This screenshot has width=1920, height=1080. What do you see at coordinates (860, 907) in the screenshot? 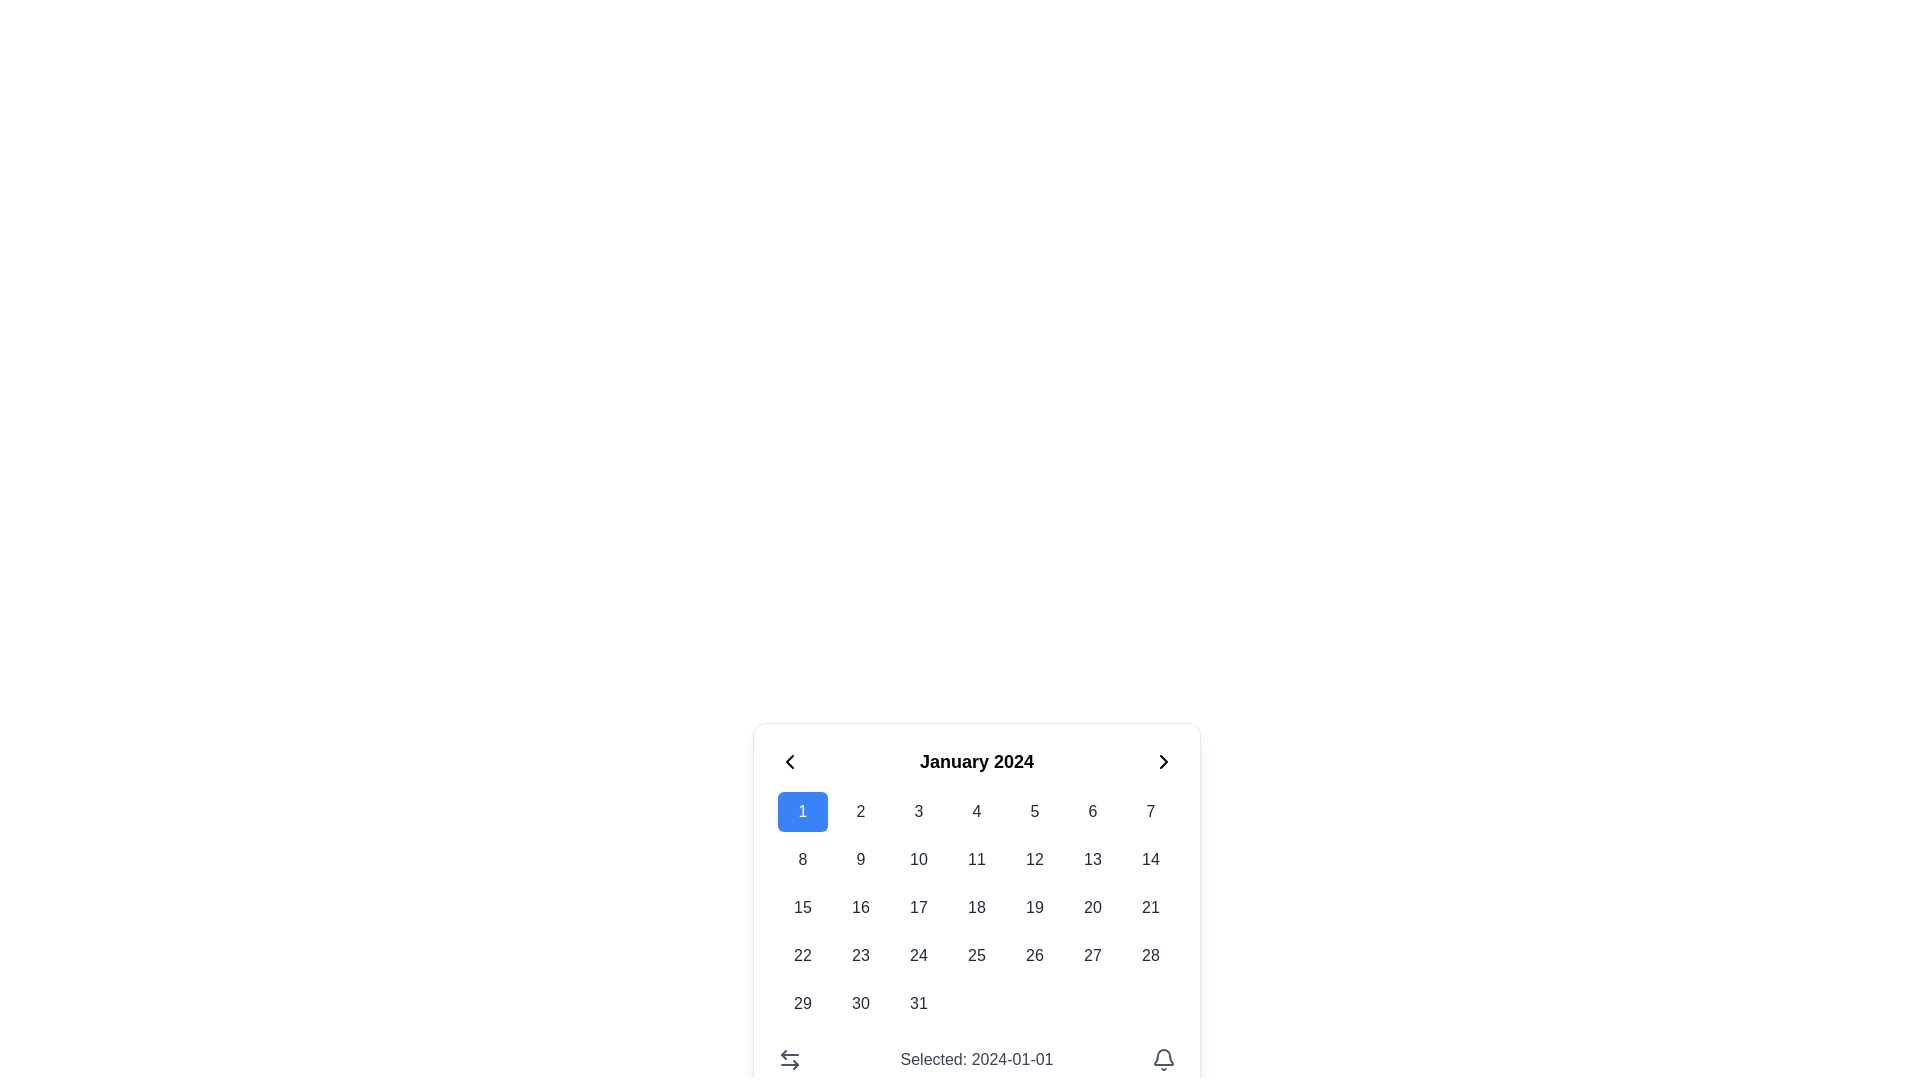
I see `the Calendar day button displaying '16'` at bounding box center [860, 907].